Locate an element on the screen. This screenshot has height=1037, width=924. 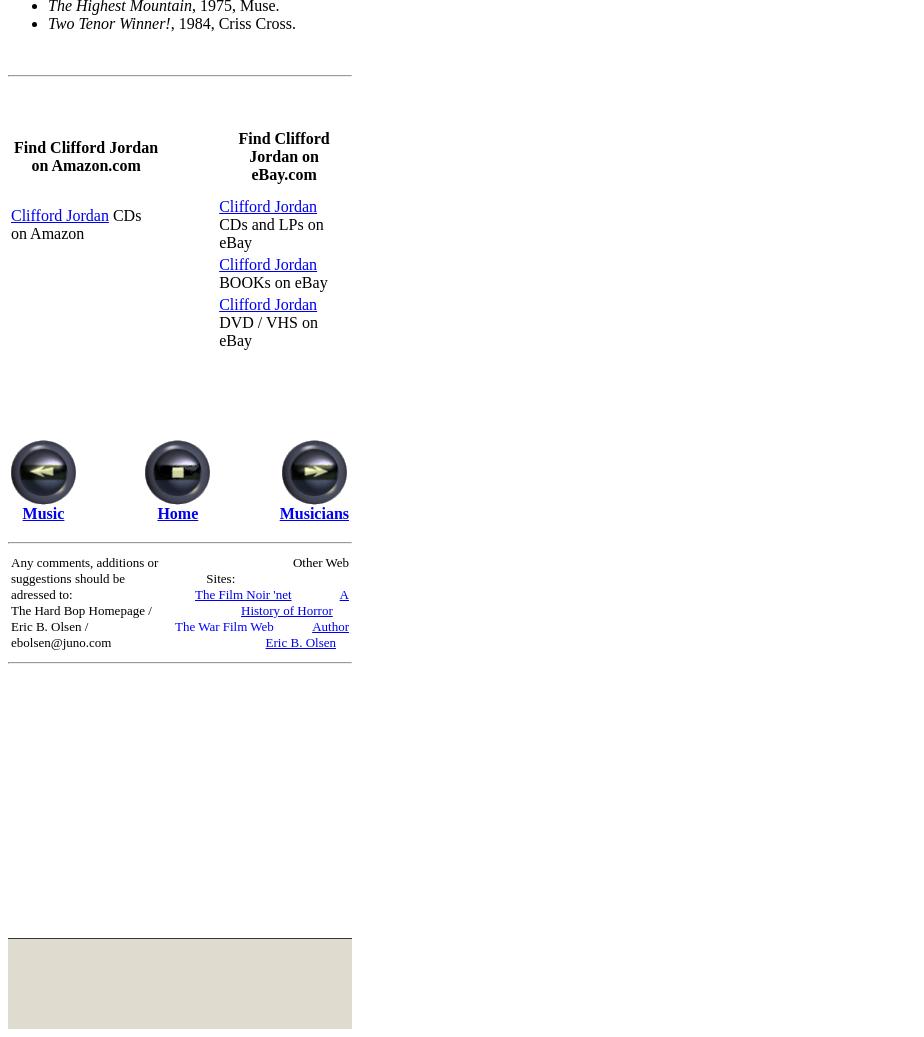
'A History of Horror' is located at coordinates (295, 601).